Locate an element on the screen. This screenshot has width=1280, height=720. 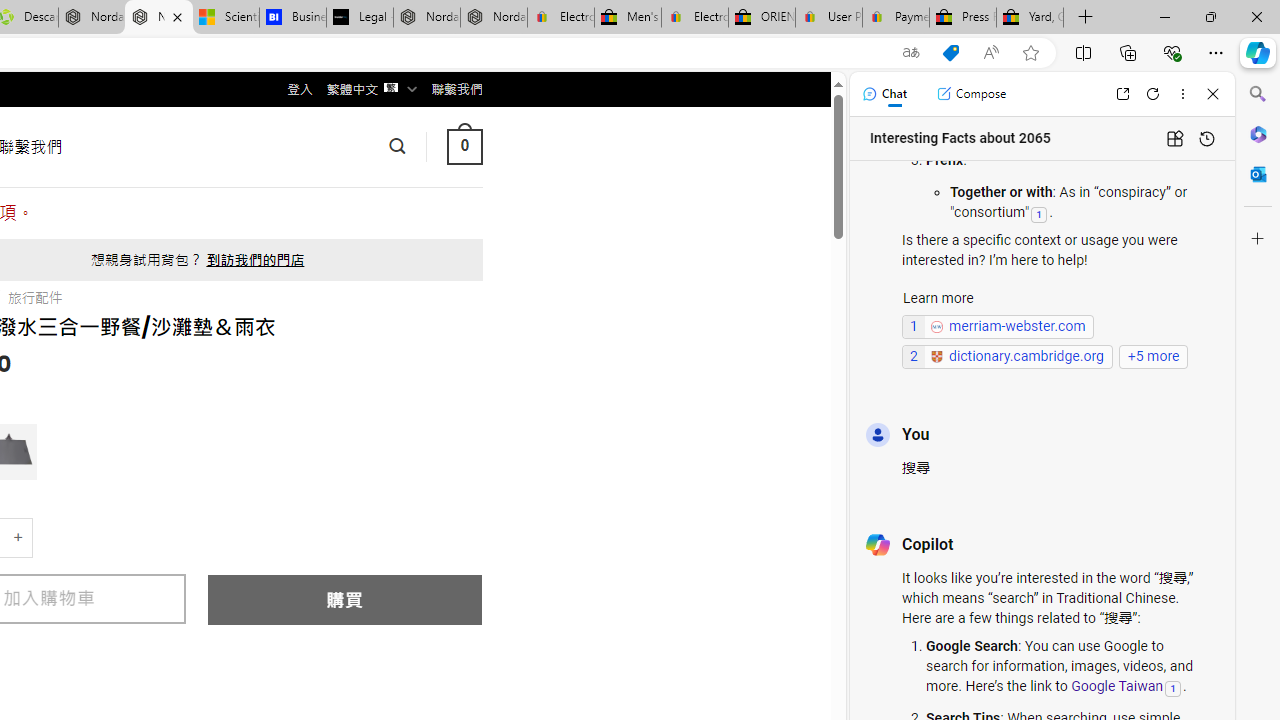
'Press Room - eBay Inc.' is located at coordinates (963, 17).